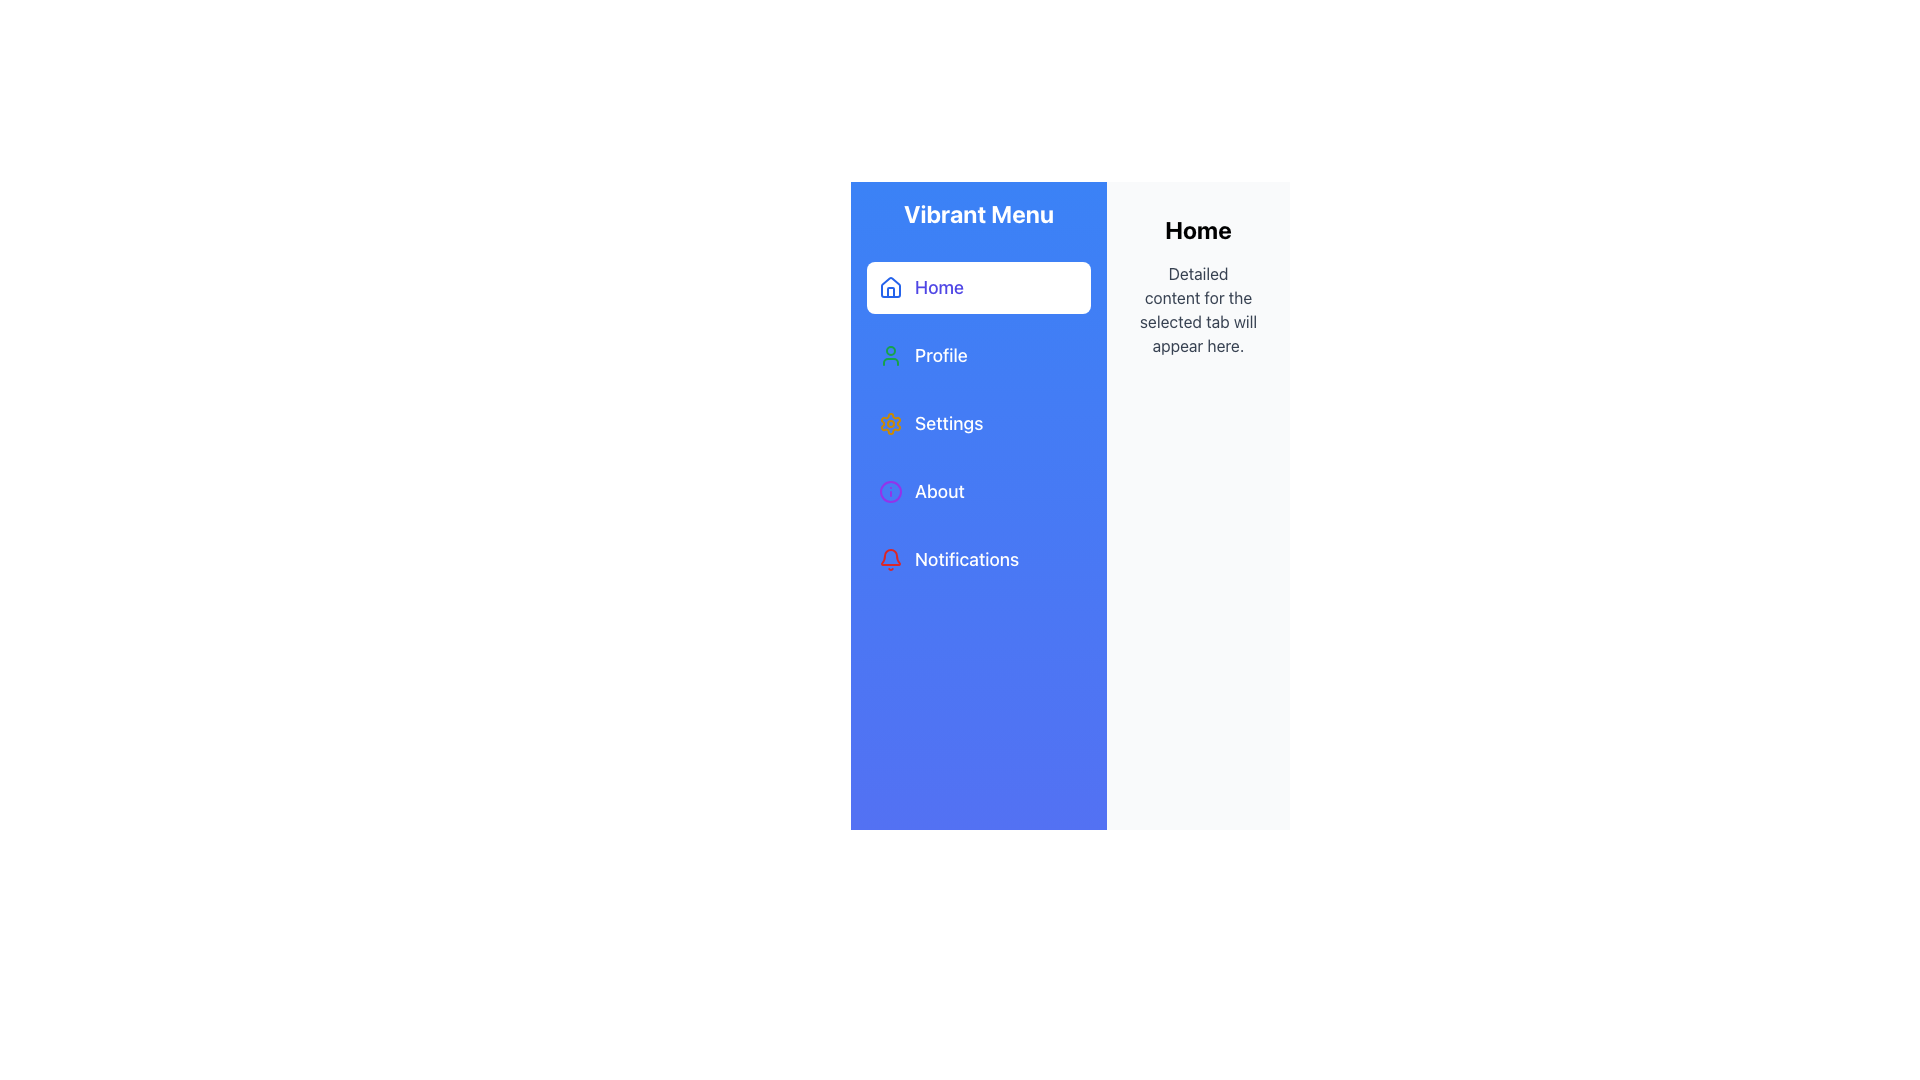 This screenshot has height=1080, width=1920. Describe the element at coordinates (979, 423) in the screenshot. I see `a menu item in the vertical navigation menu located in the left sidebar of the interface, below the heading 'Vibrant Menu'` at that location.